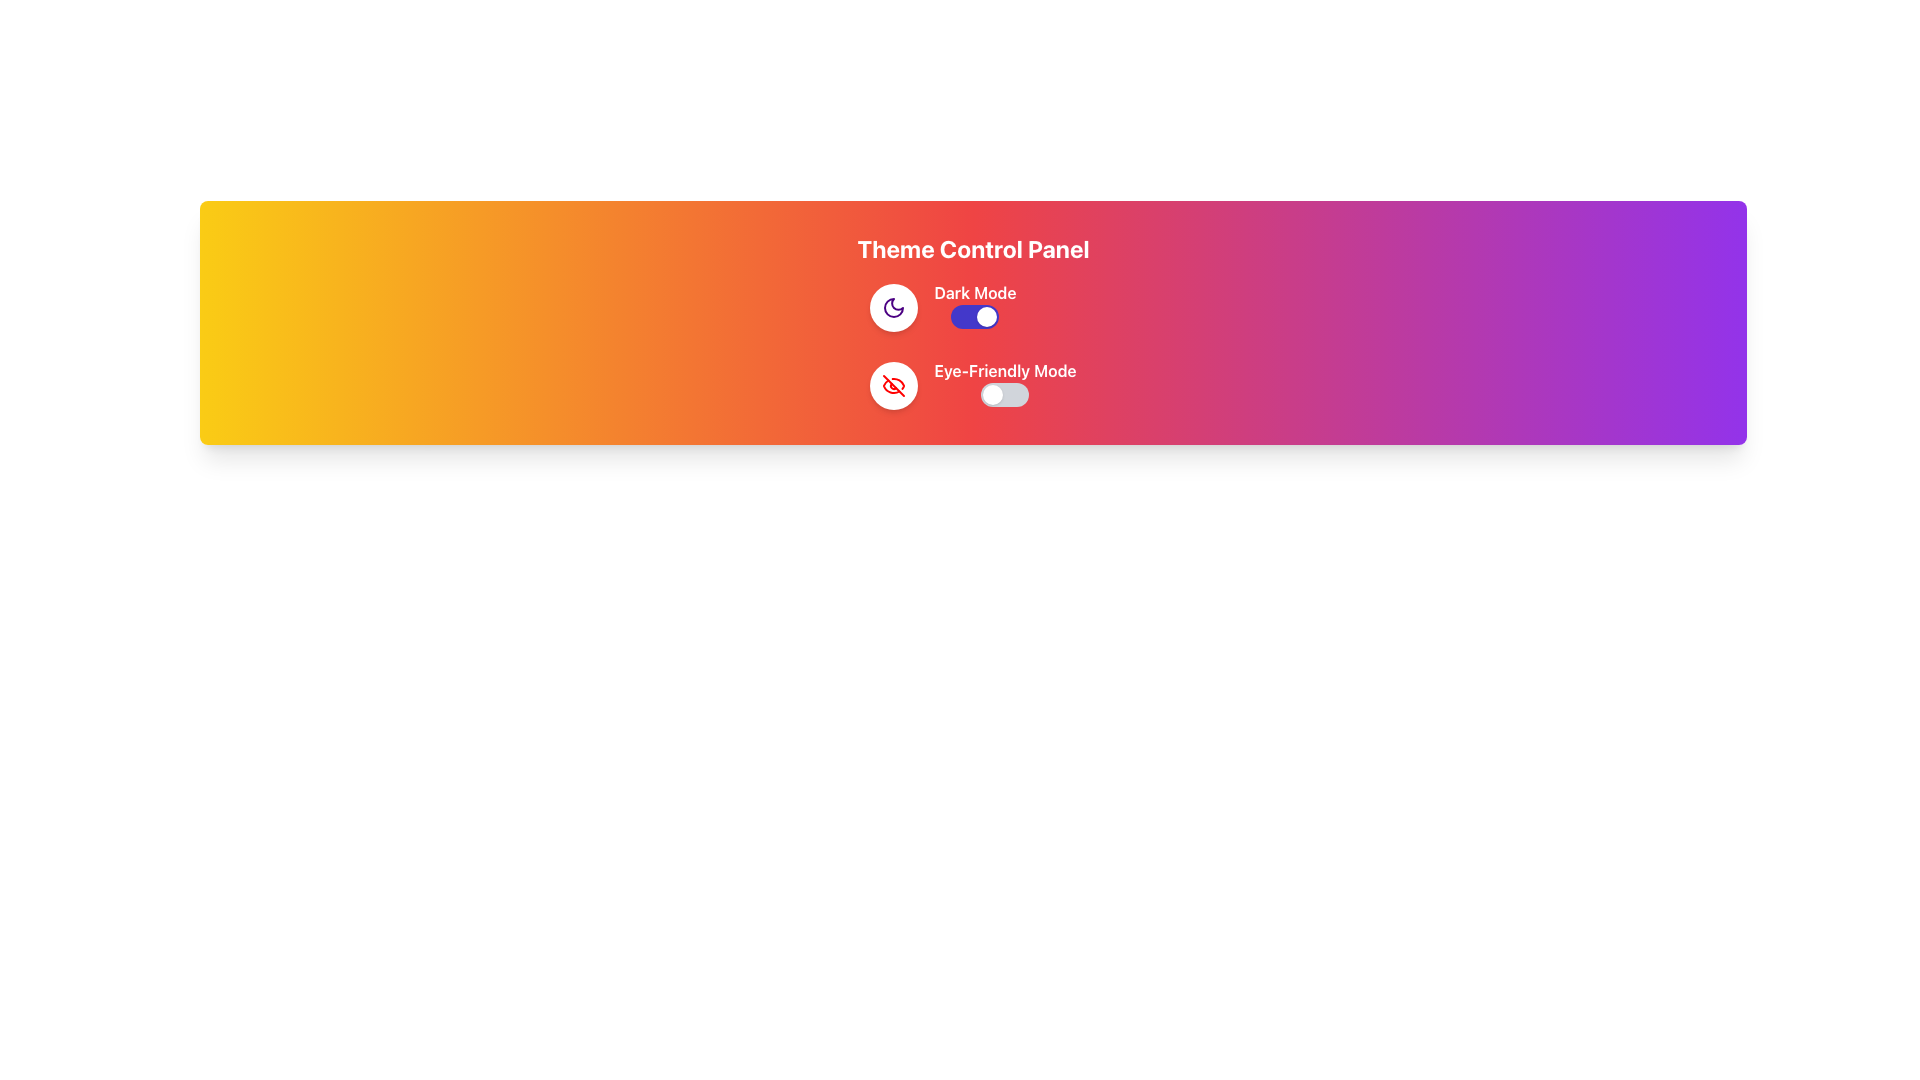  I want to click on the toggle switch labeled 'Eye-Friendly Mode', so click(1005, 385).